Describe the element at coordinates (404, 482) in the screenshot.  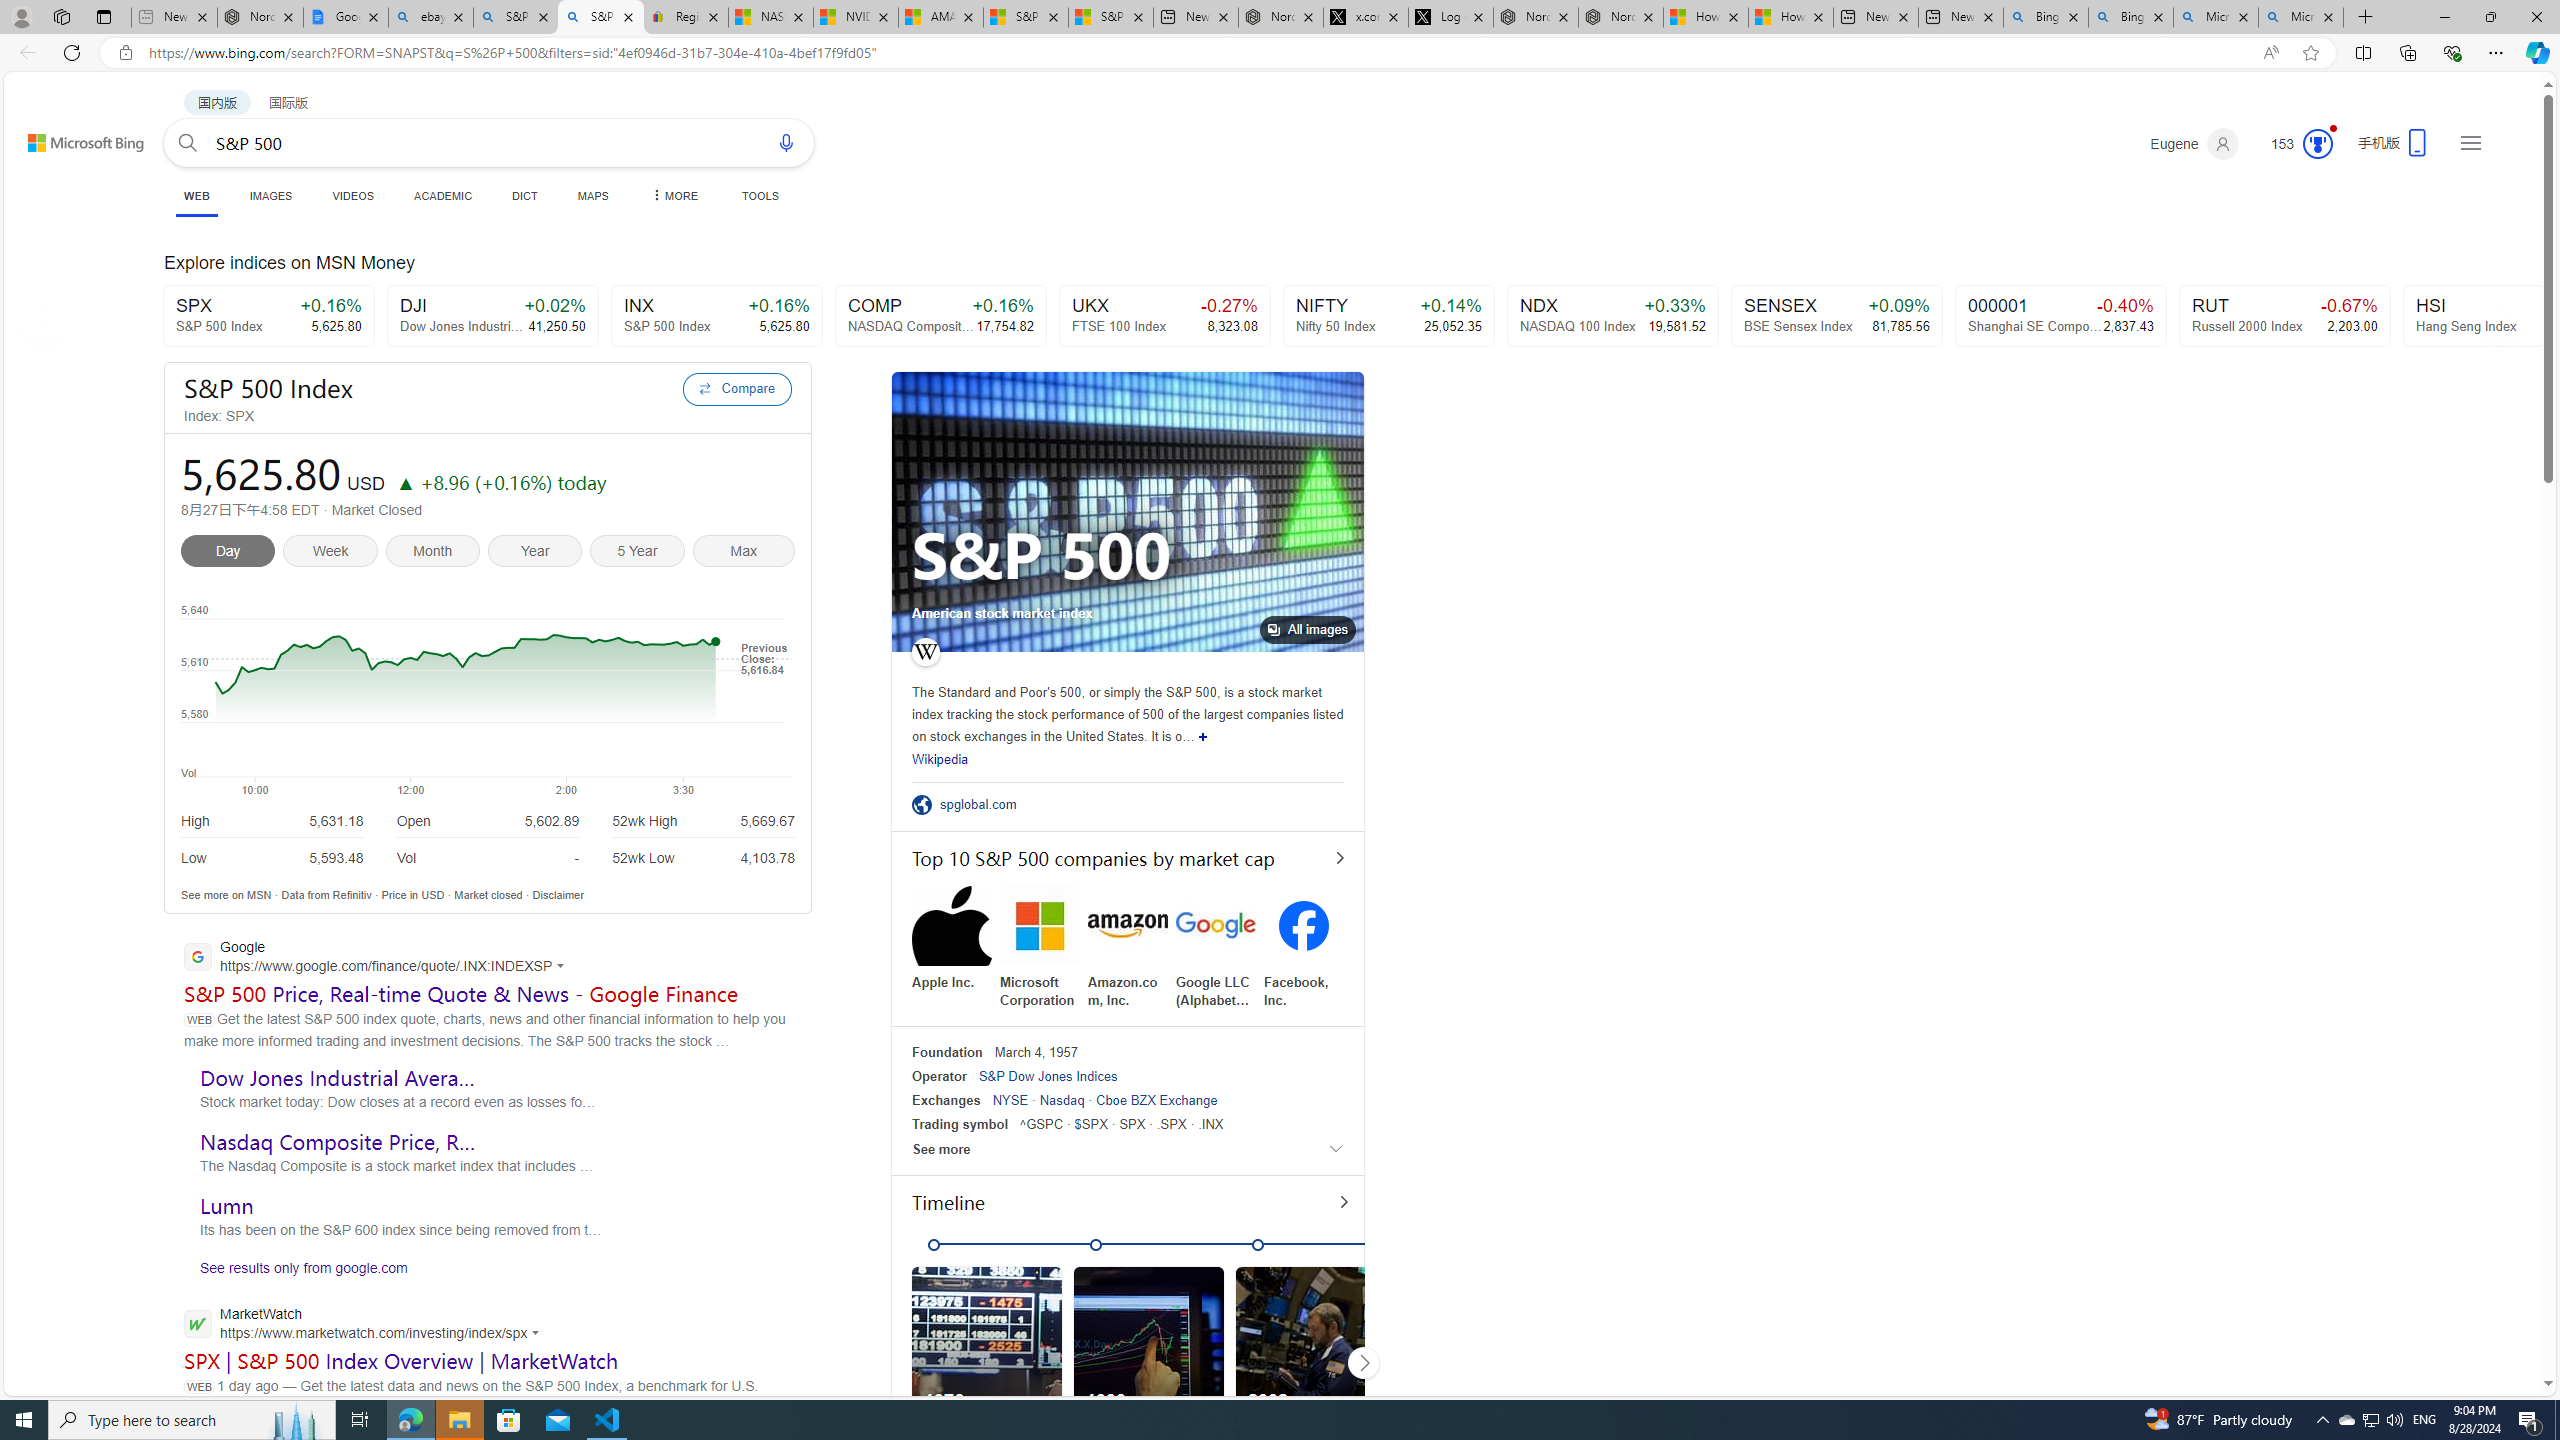
I see `'Price increase'` at that location.